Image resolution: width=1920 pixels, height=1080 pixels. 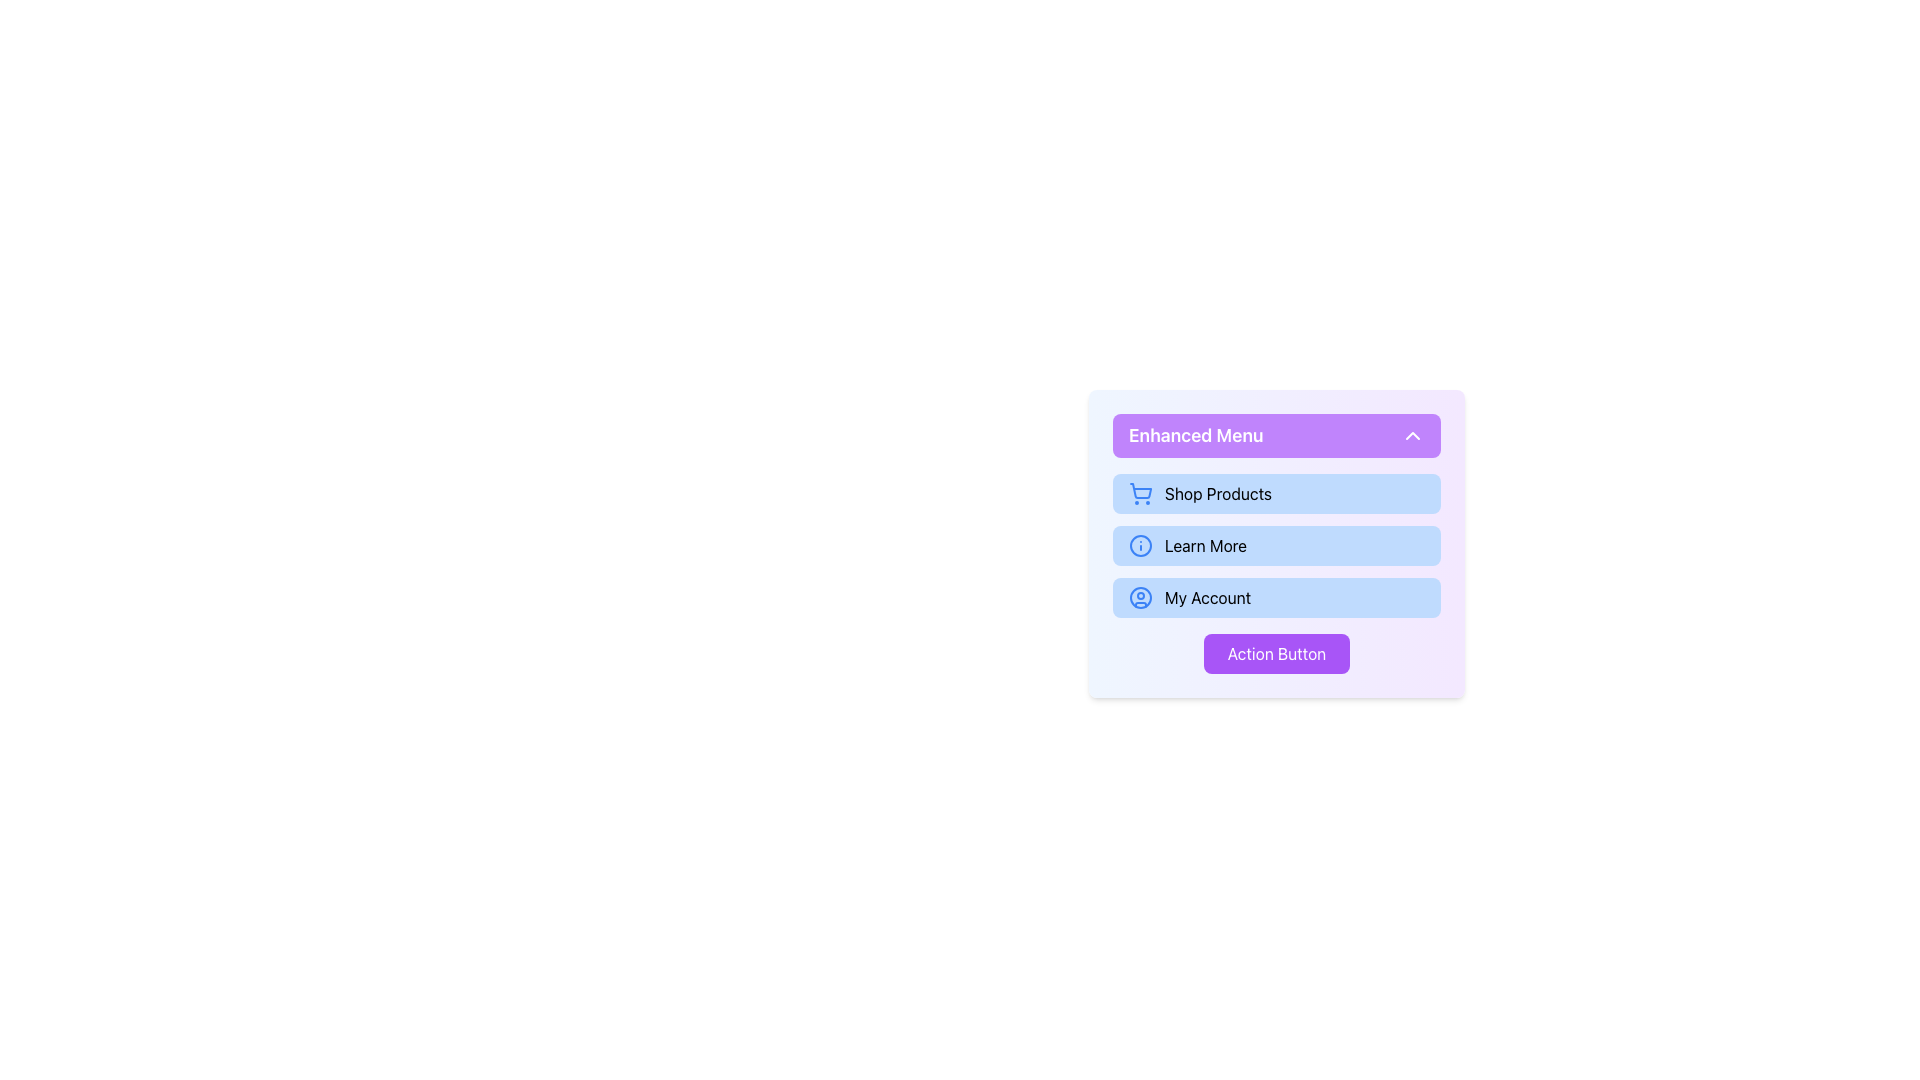 I want to click on the shopping cart icon, which has a blue outline and is positioned to the left of the 'Shop Products' button text, so click(x=1141, y=493).